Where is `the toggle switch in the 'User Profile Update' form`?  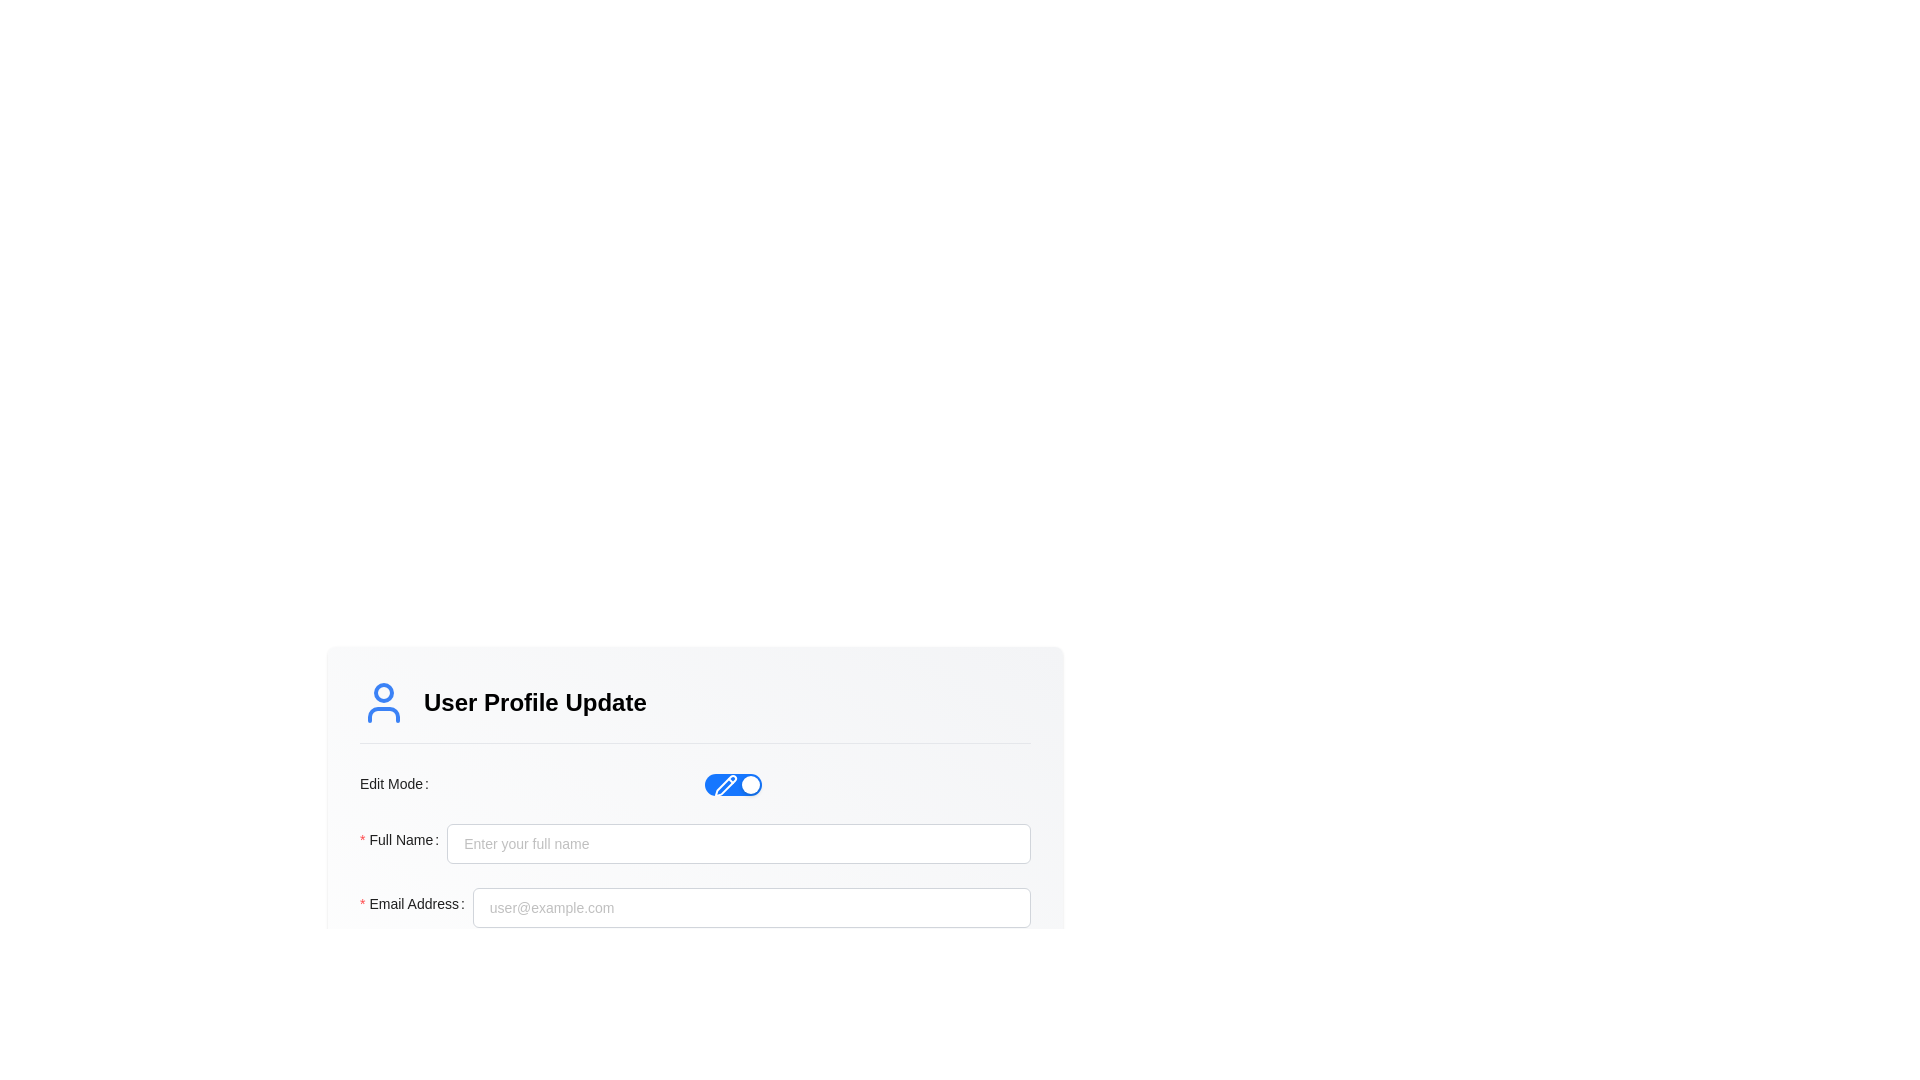
the toggle switch in the 'User Profile Update' form is located at coordinates (695, 782).